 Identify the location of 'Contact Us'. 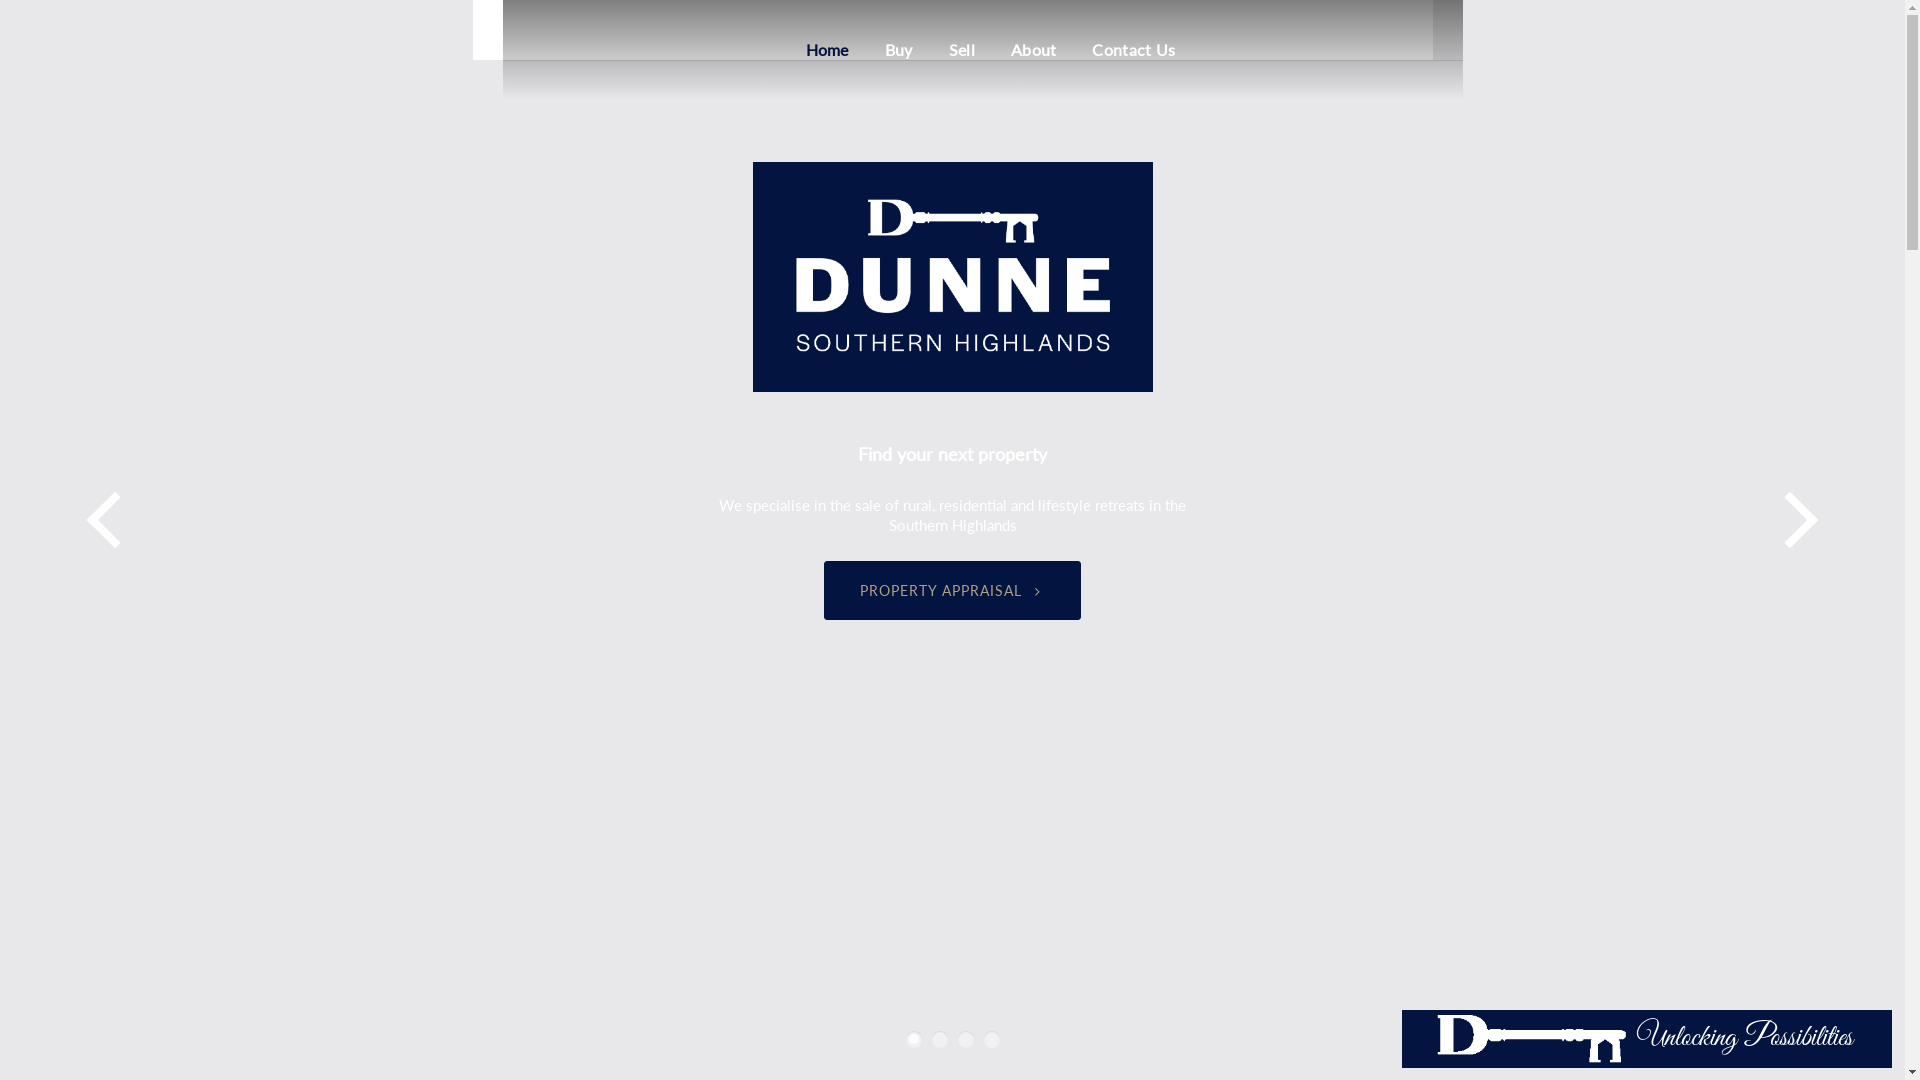
(1133, 49).